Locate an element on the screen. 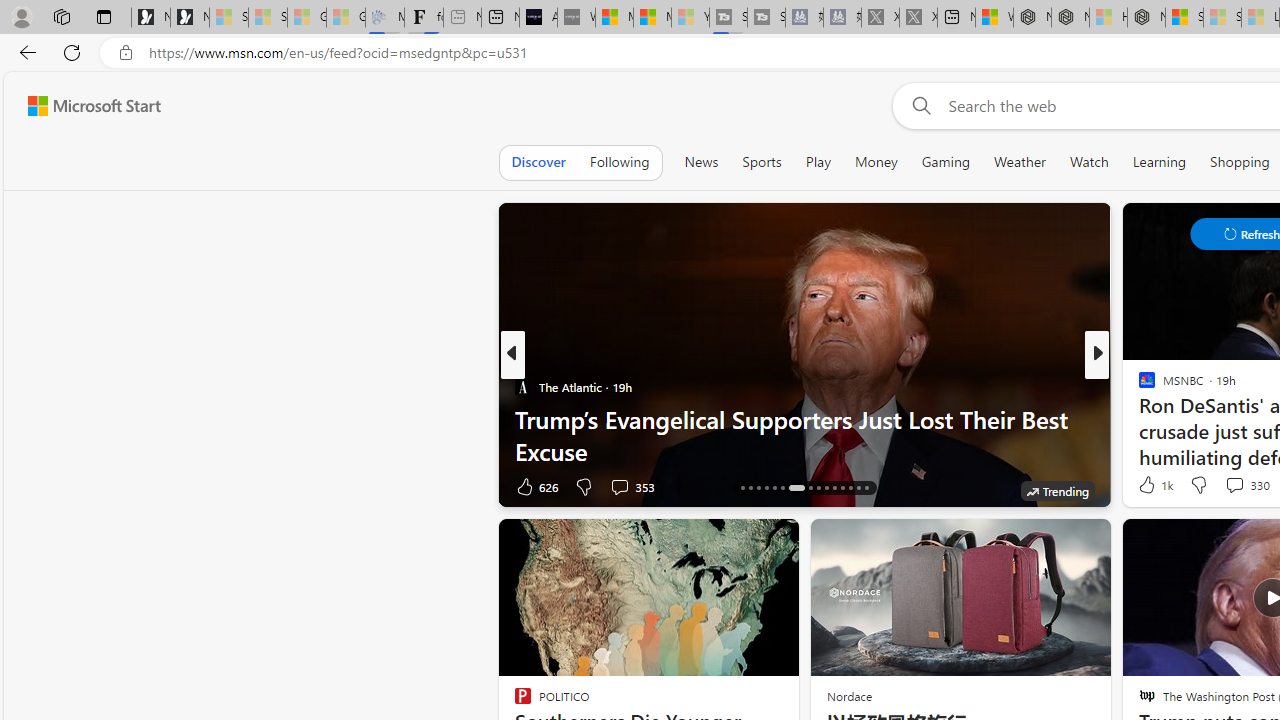 This screenshot has width=1280, height=720. 'News' is located at coordinates (701, 161).